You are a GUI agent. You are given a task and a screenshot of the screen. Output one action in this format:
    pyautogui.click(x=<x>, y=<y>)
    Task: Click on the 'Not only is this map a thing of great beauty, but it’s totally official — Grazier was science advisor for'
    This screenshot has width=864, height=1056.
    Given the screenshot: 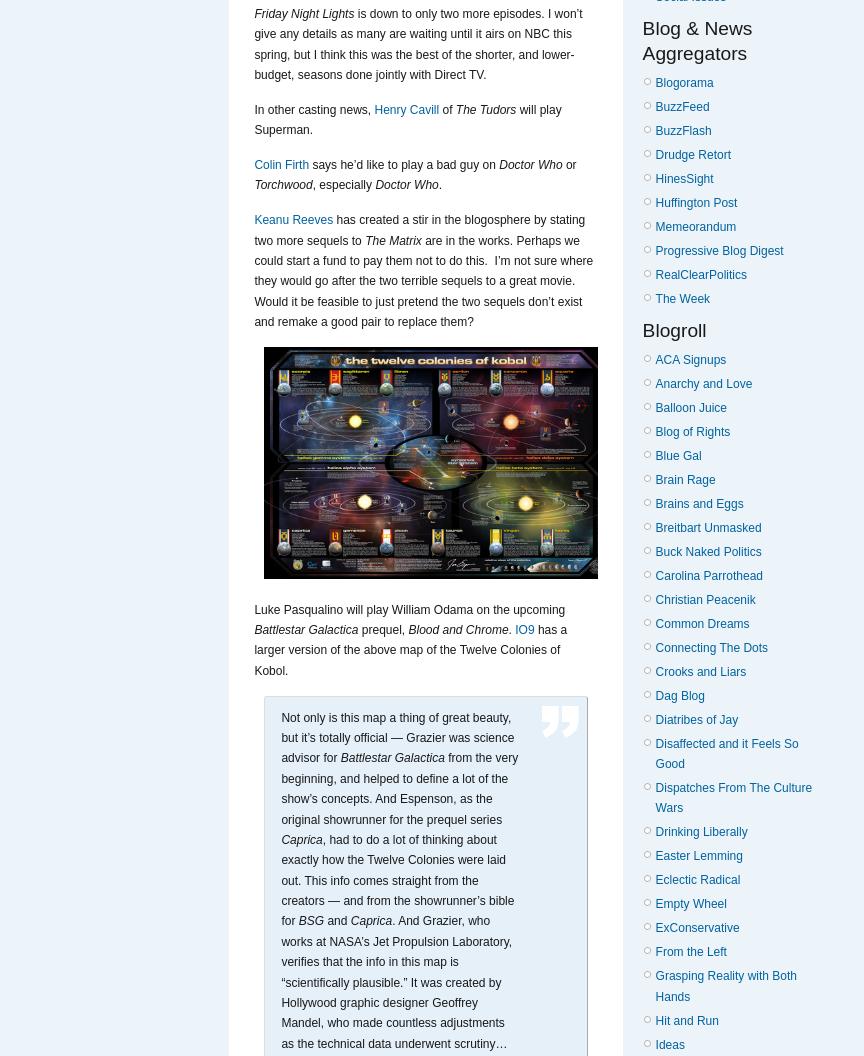 What is the action you would take?
    pyautogui.click(x=396, y=736)
    